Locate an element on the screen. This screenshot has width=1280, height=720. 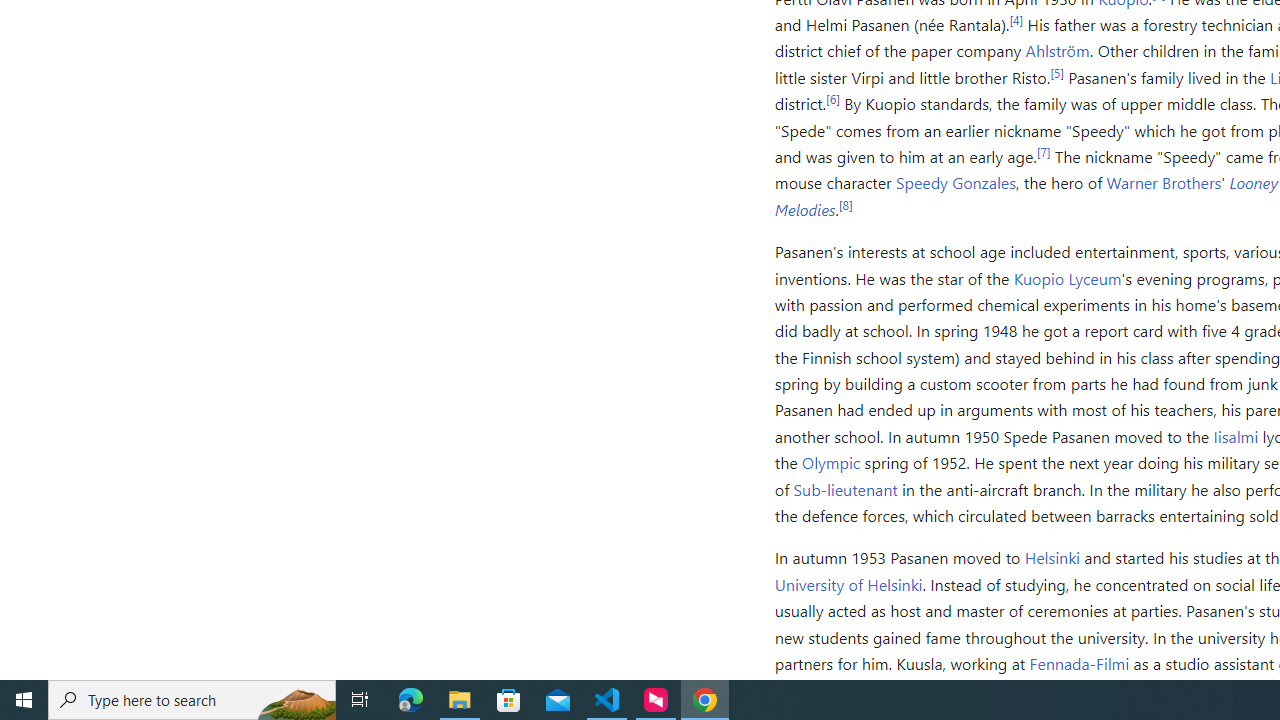
'[6]' is located at coordinates (832, 98).